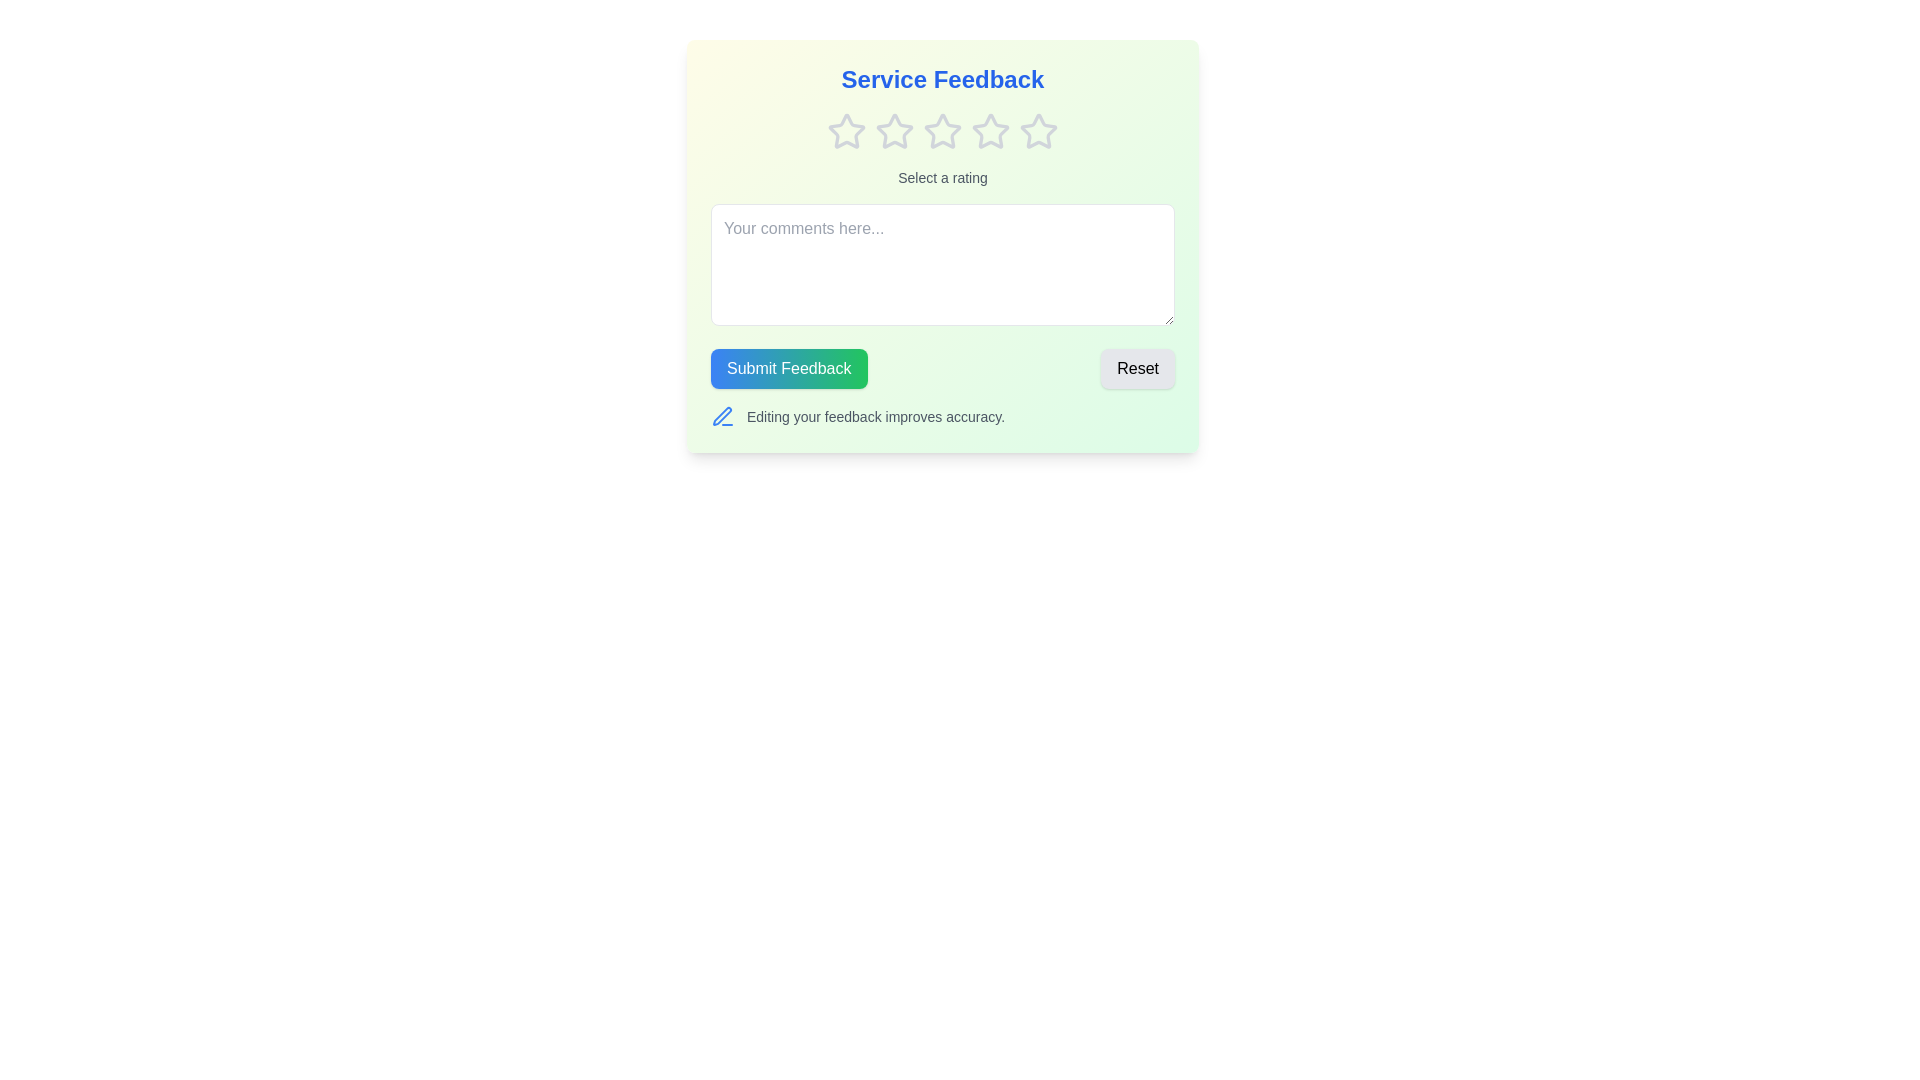 This screenshot has width=1920, height=1080. I want to click on the first star icon in the interactive star rating set, so click(846, 131).